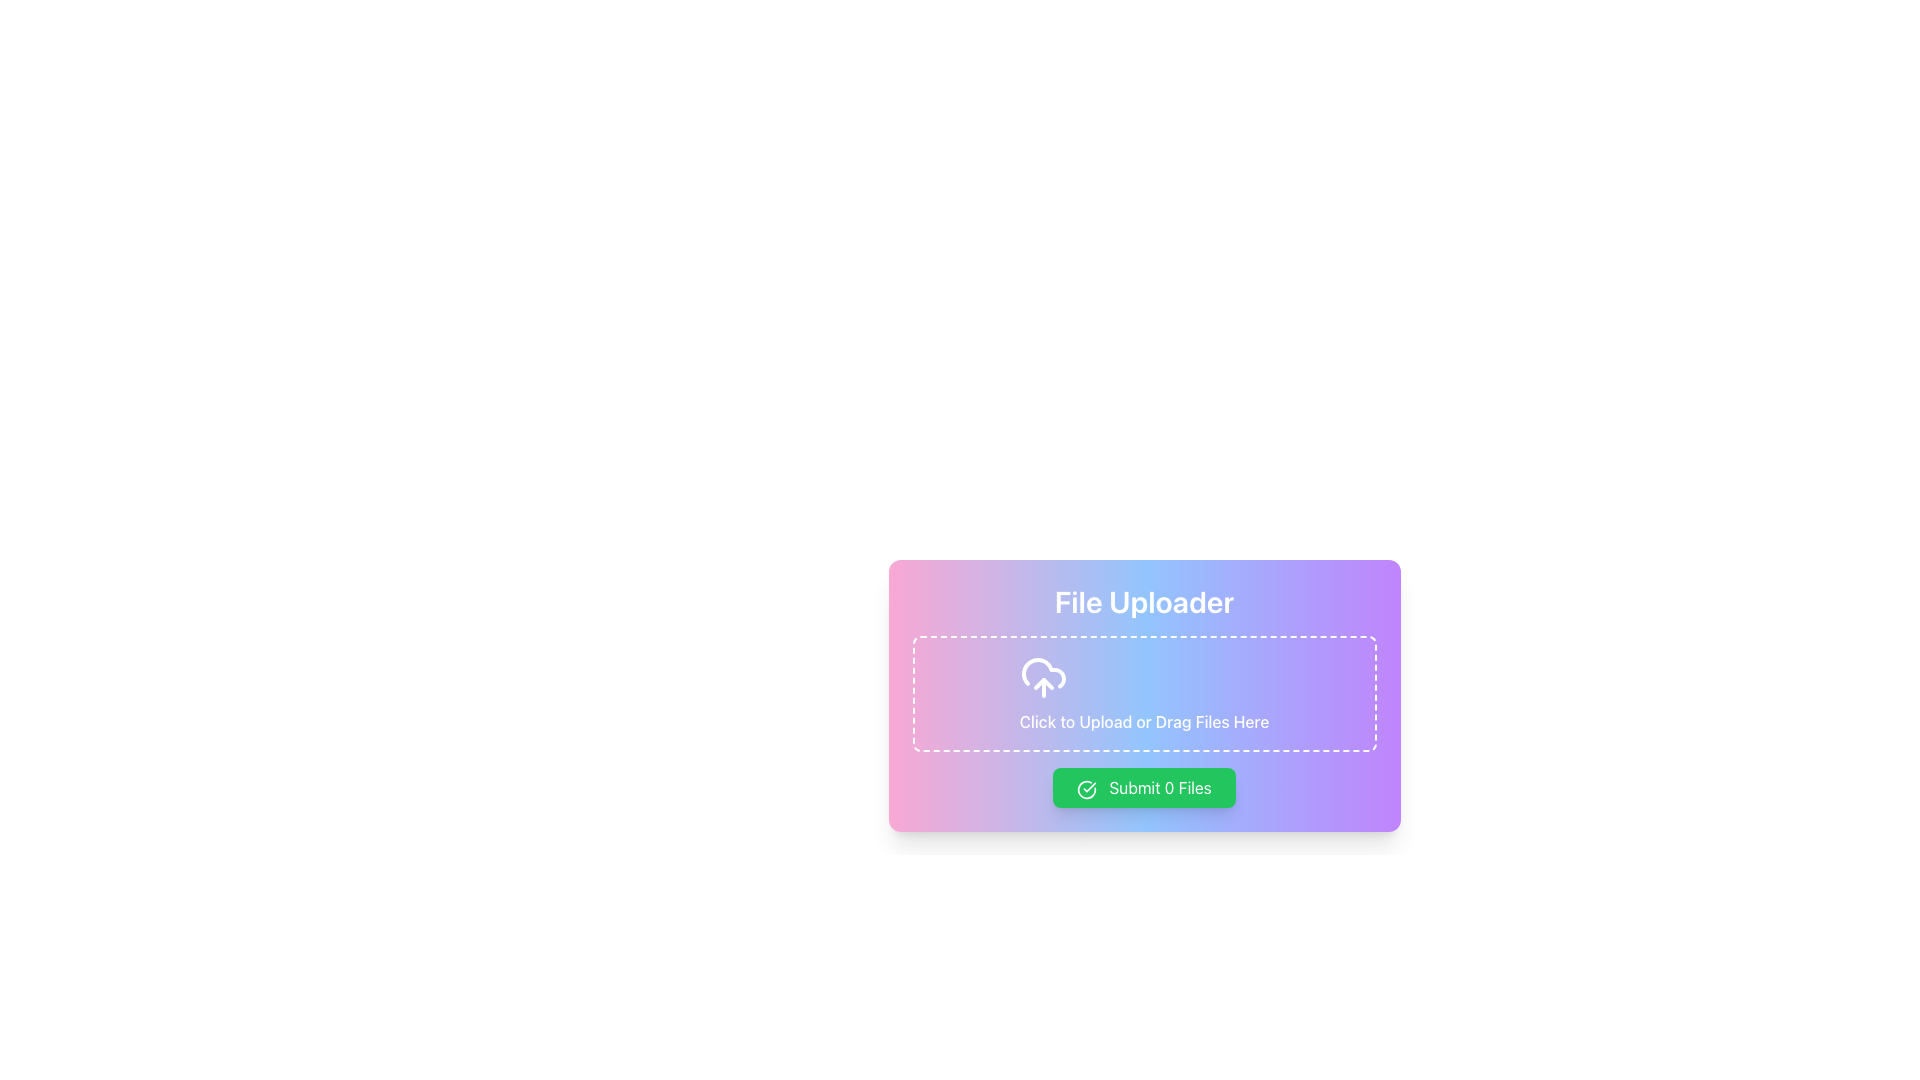  Describe the element at coordinates (1144, 786) in the screenshot. I see `the green rectangular 'Submit 0 Files' button with rounded corners in the 'File Uploader' section` at that location.